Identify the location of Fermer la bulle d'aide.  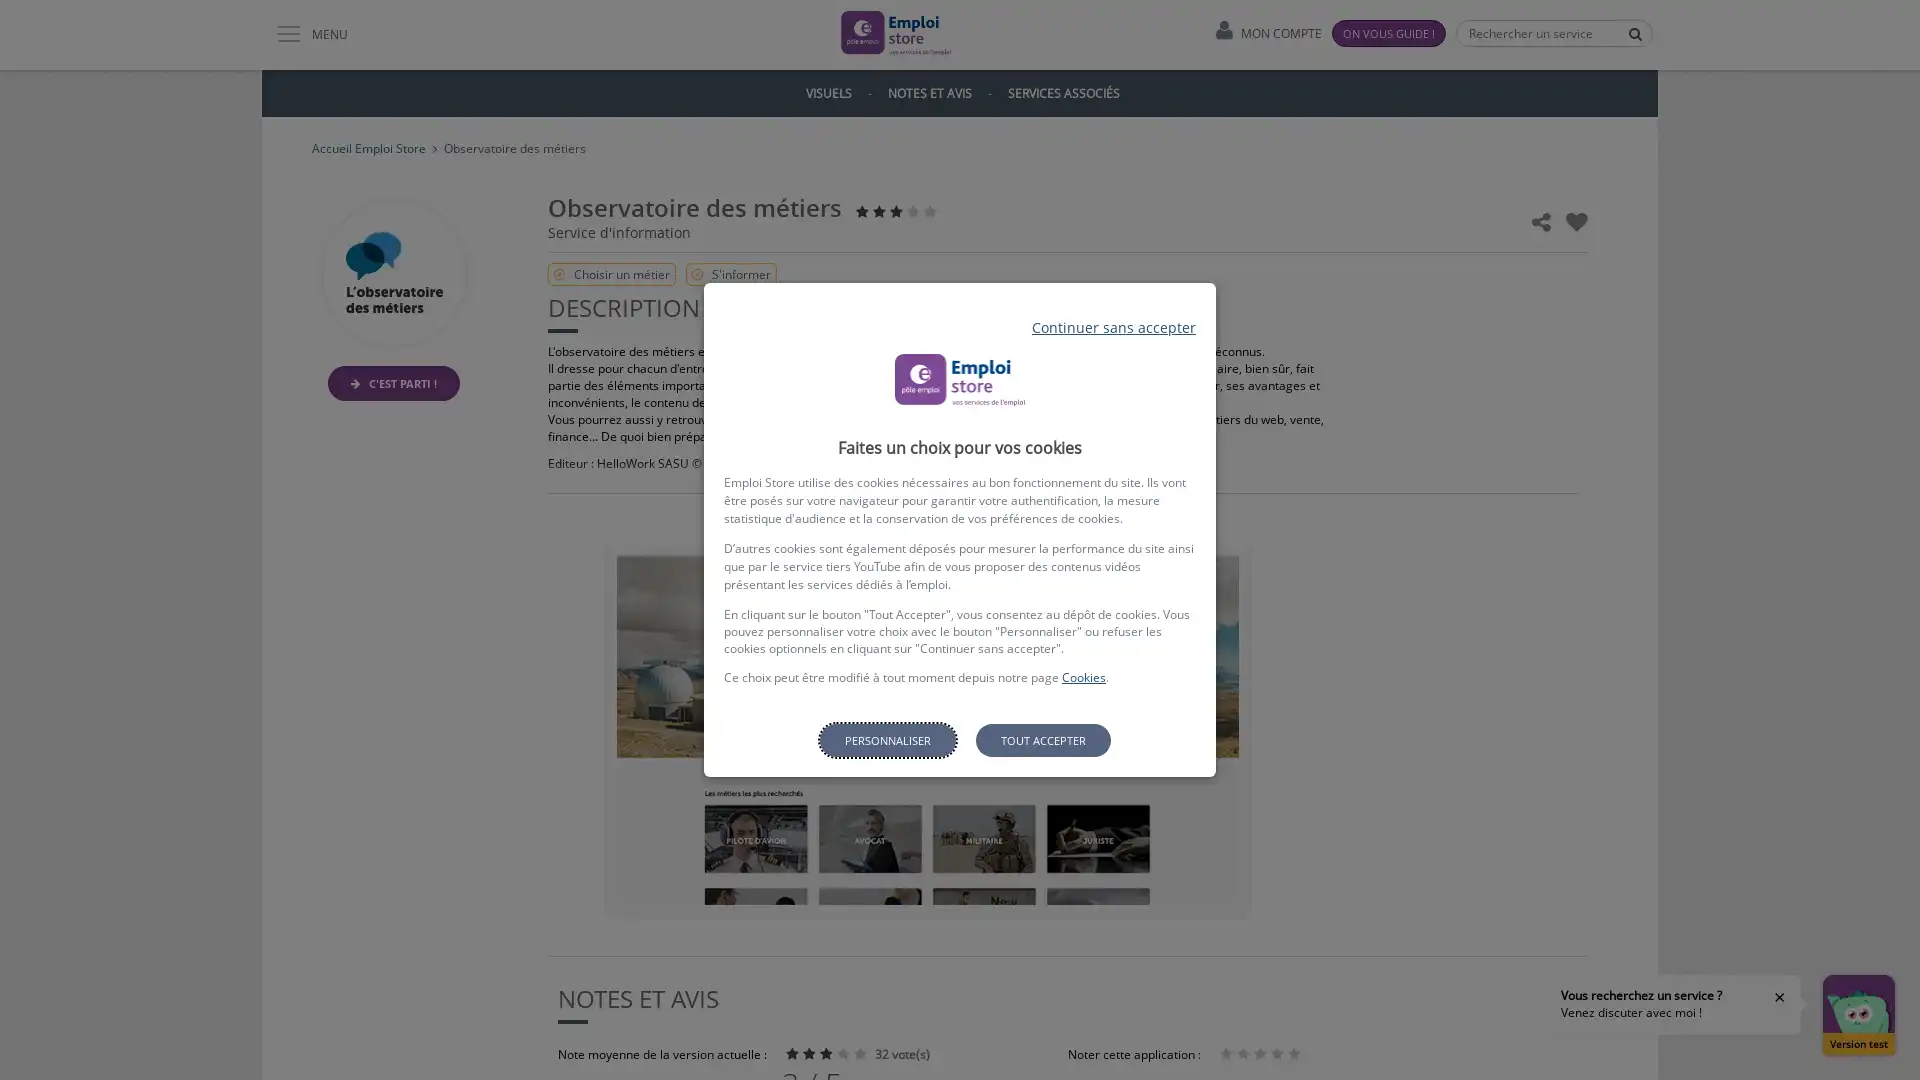
(1779, 996).